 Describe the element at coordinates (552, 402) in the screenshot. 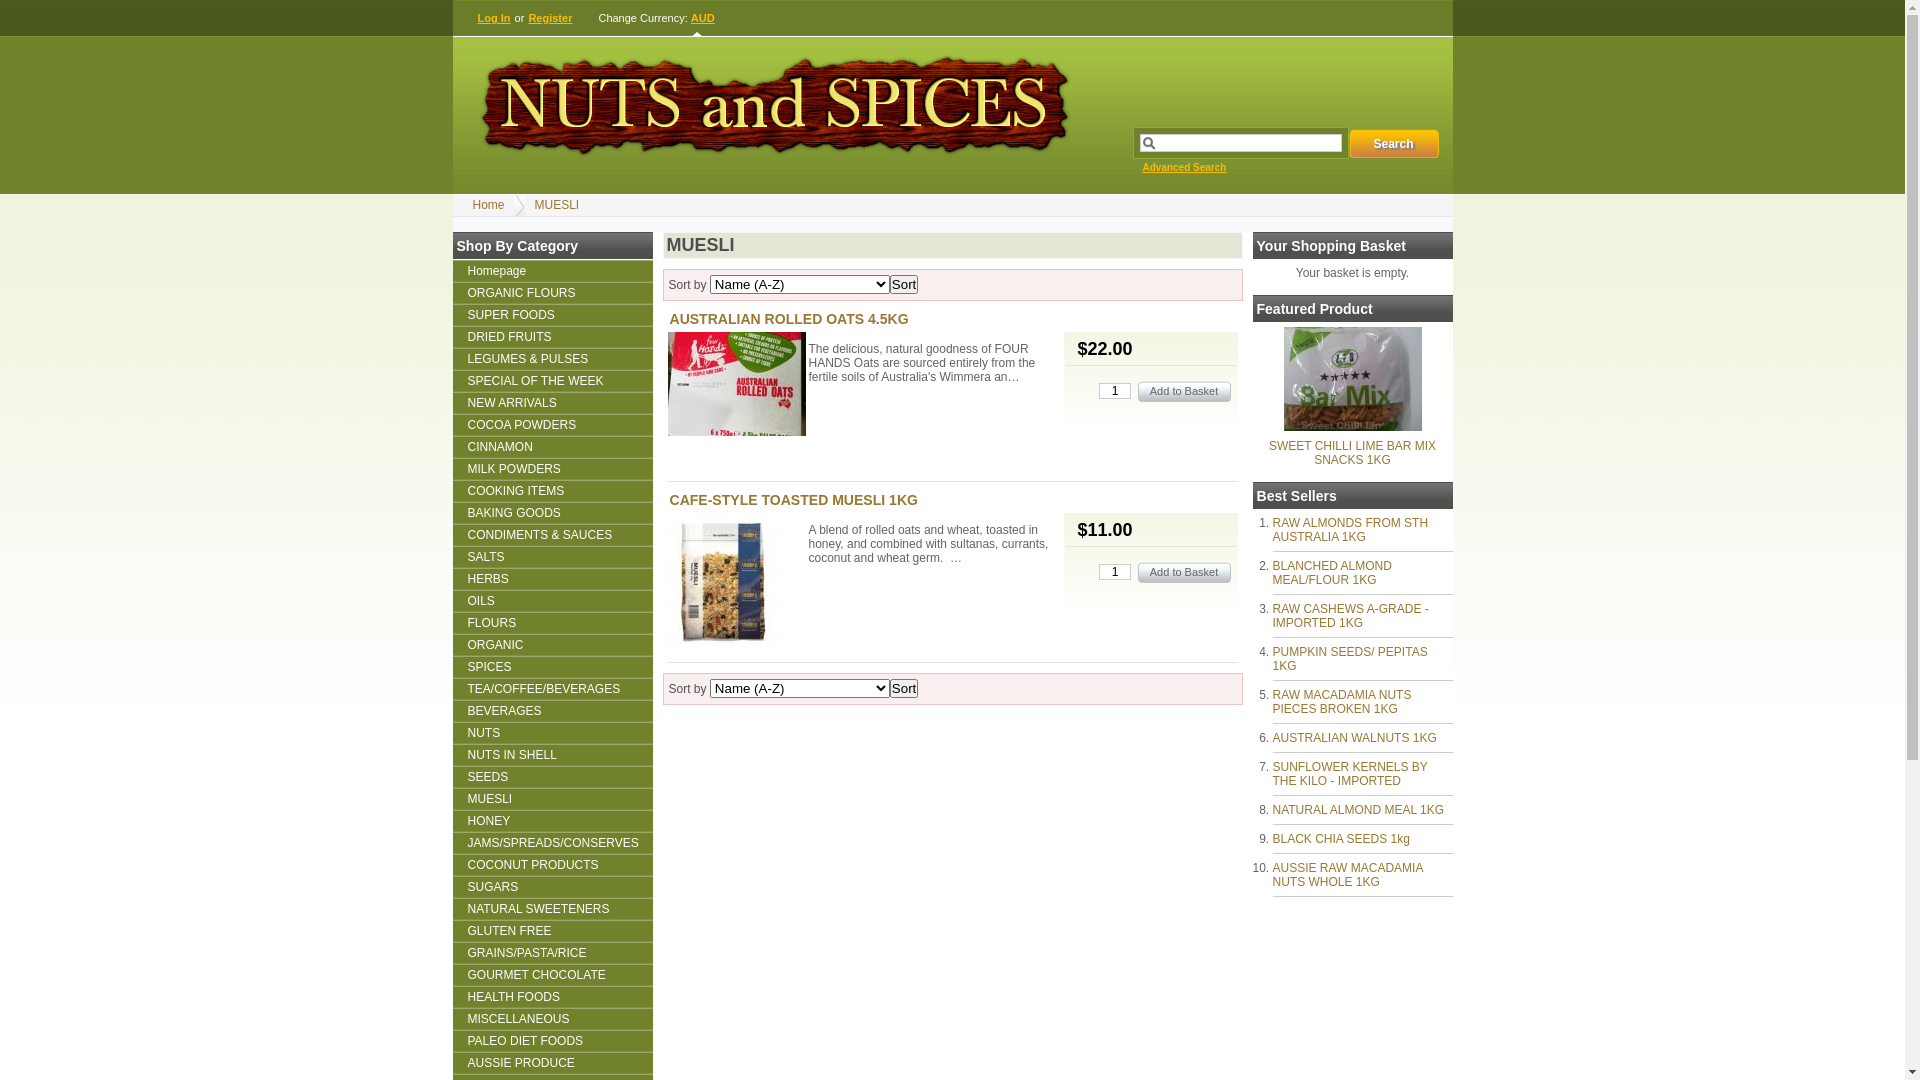

I see `'NEW ARRIVALS'` at that location.